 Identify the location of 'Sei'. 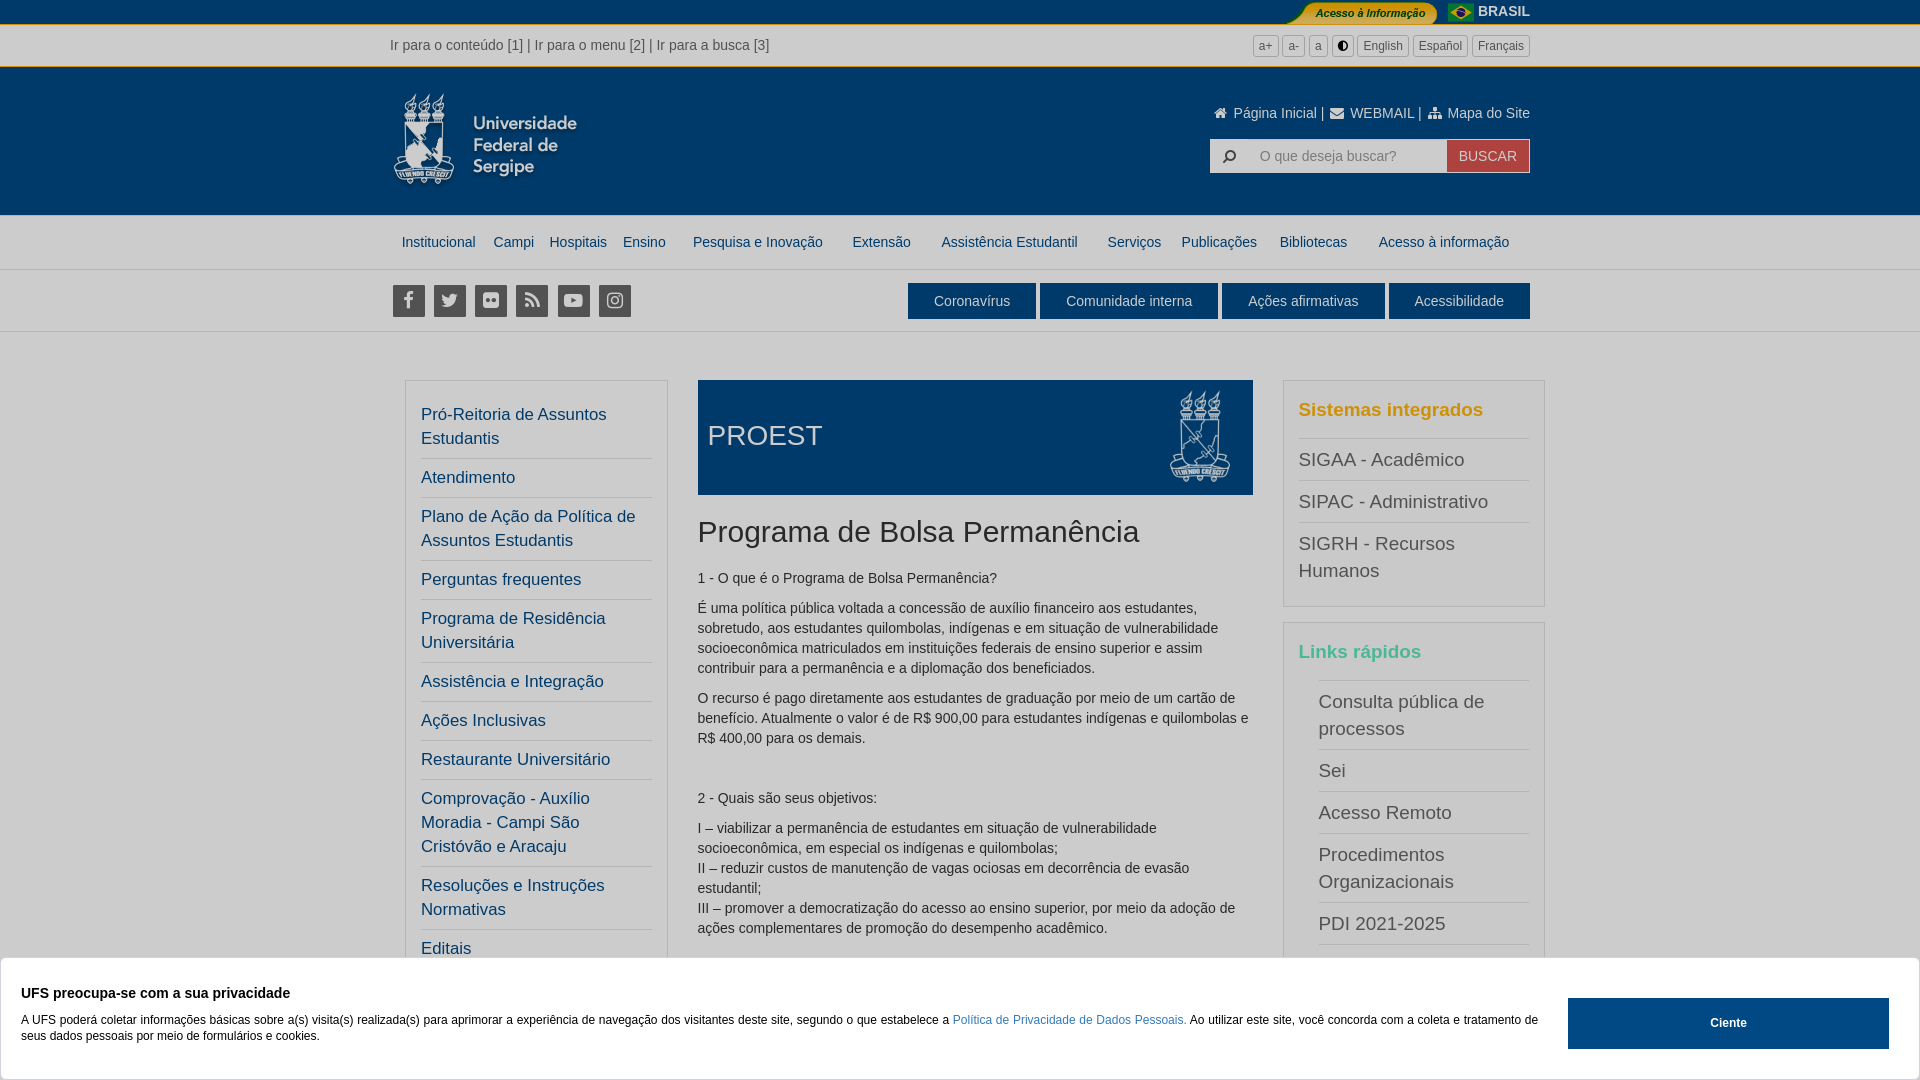
(1331, 769).